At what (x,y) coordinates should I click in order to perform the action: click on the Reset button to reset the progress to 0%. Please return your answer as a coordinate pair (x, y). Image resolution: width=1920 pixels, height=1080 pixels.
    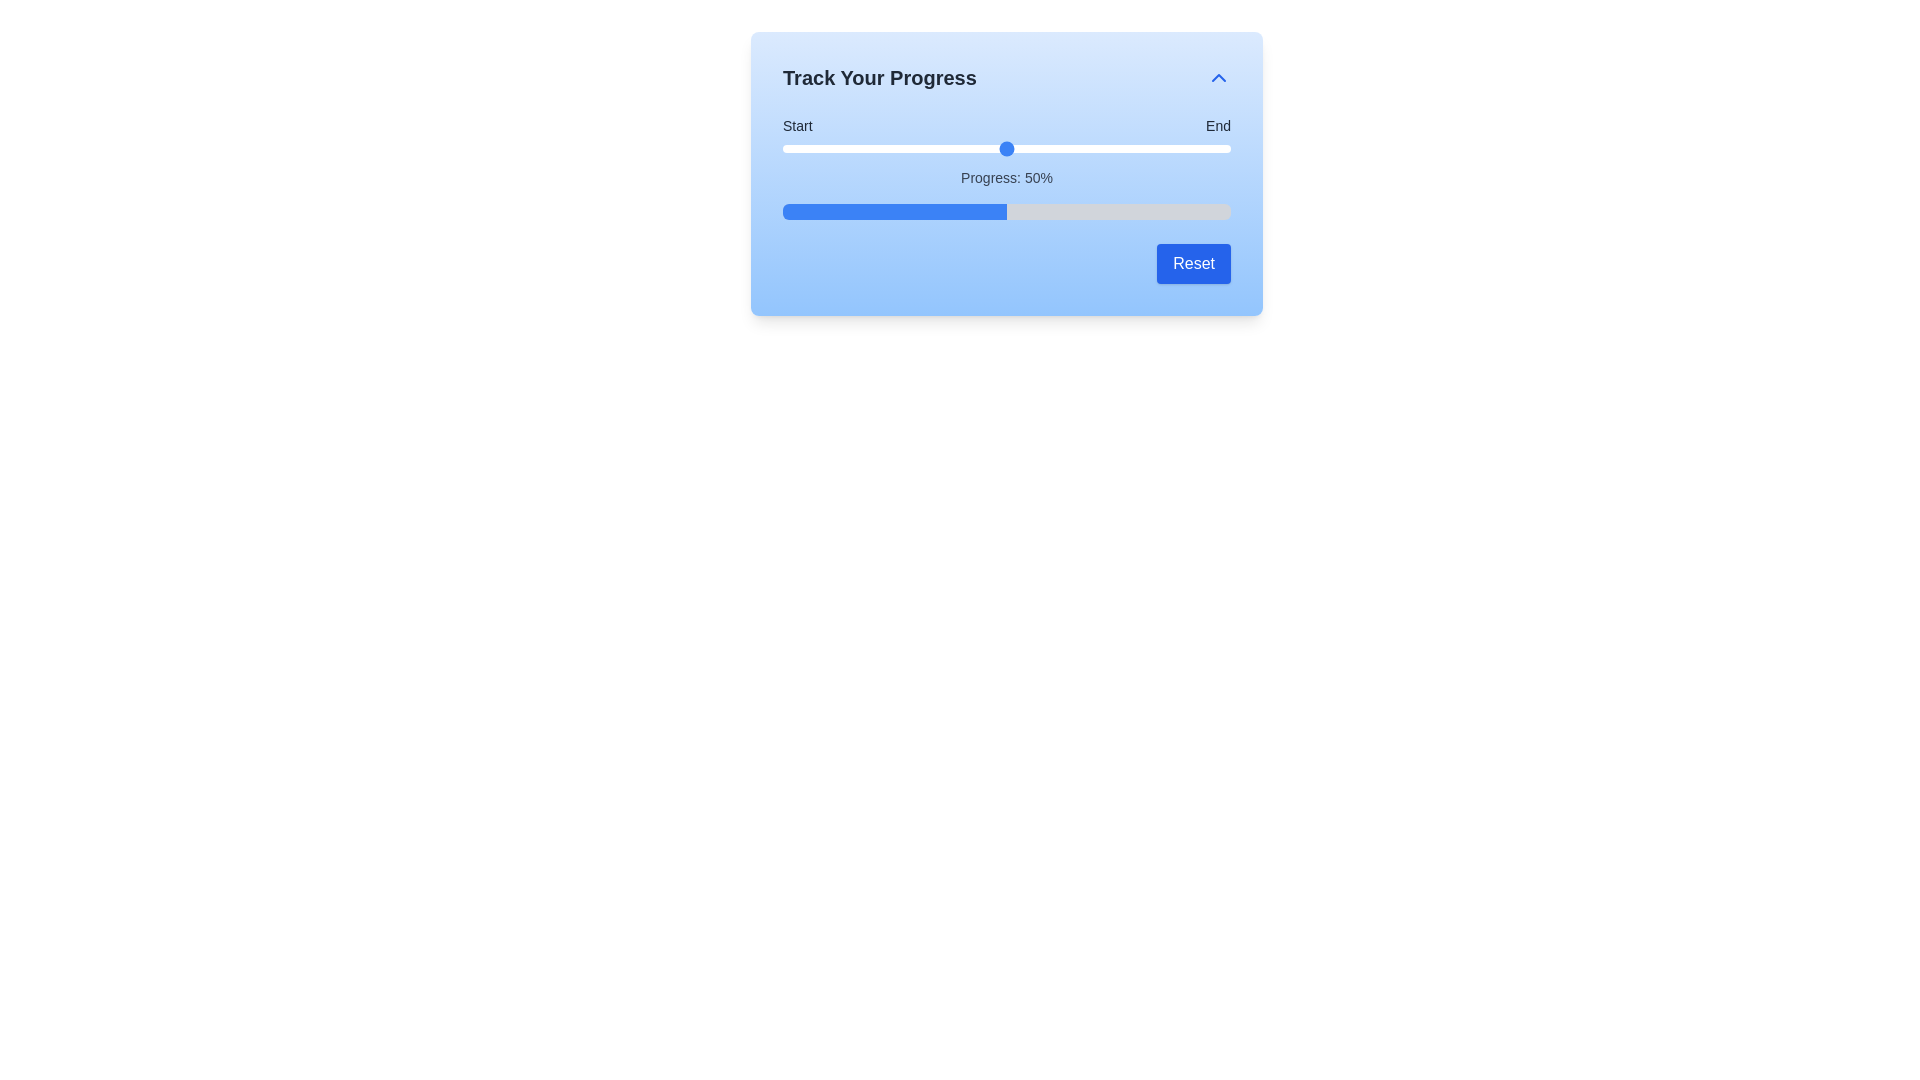
    Looking at the image, I should click on (1194, 262).